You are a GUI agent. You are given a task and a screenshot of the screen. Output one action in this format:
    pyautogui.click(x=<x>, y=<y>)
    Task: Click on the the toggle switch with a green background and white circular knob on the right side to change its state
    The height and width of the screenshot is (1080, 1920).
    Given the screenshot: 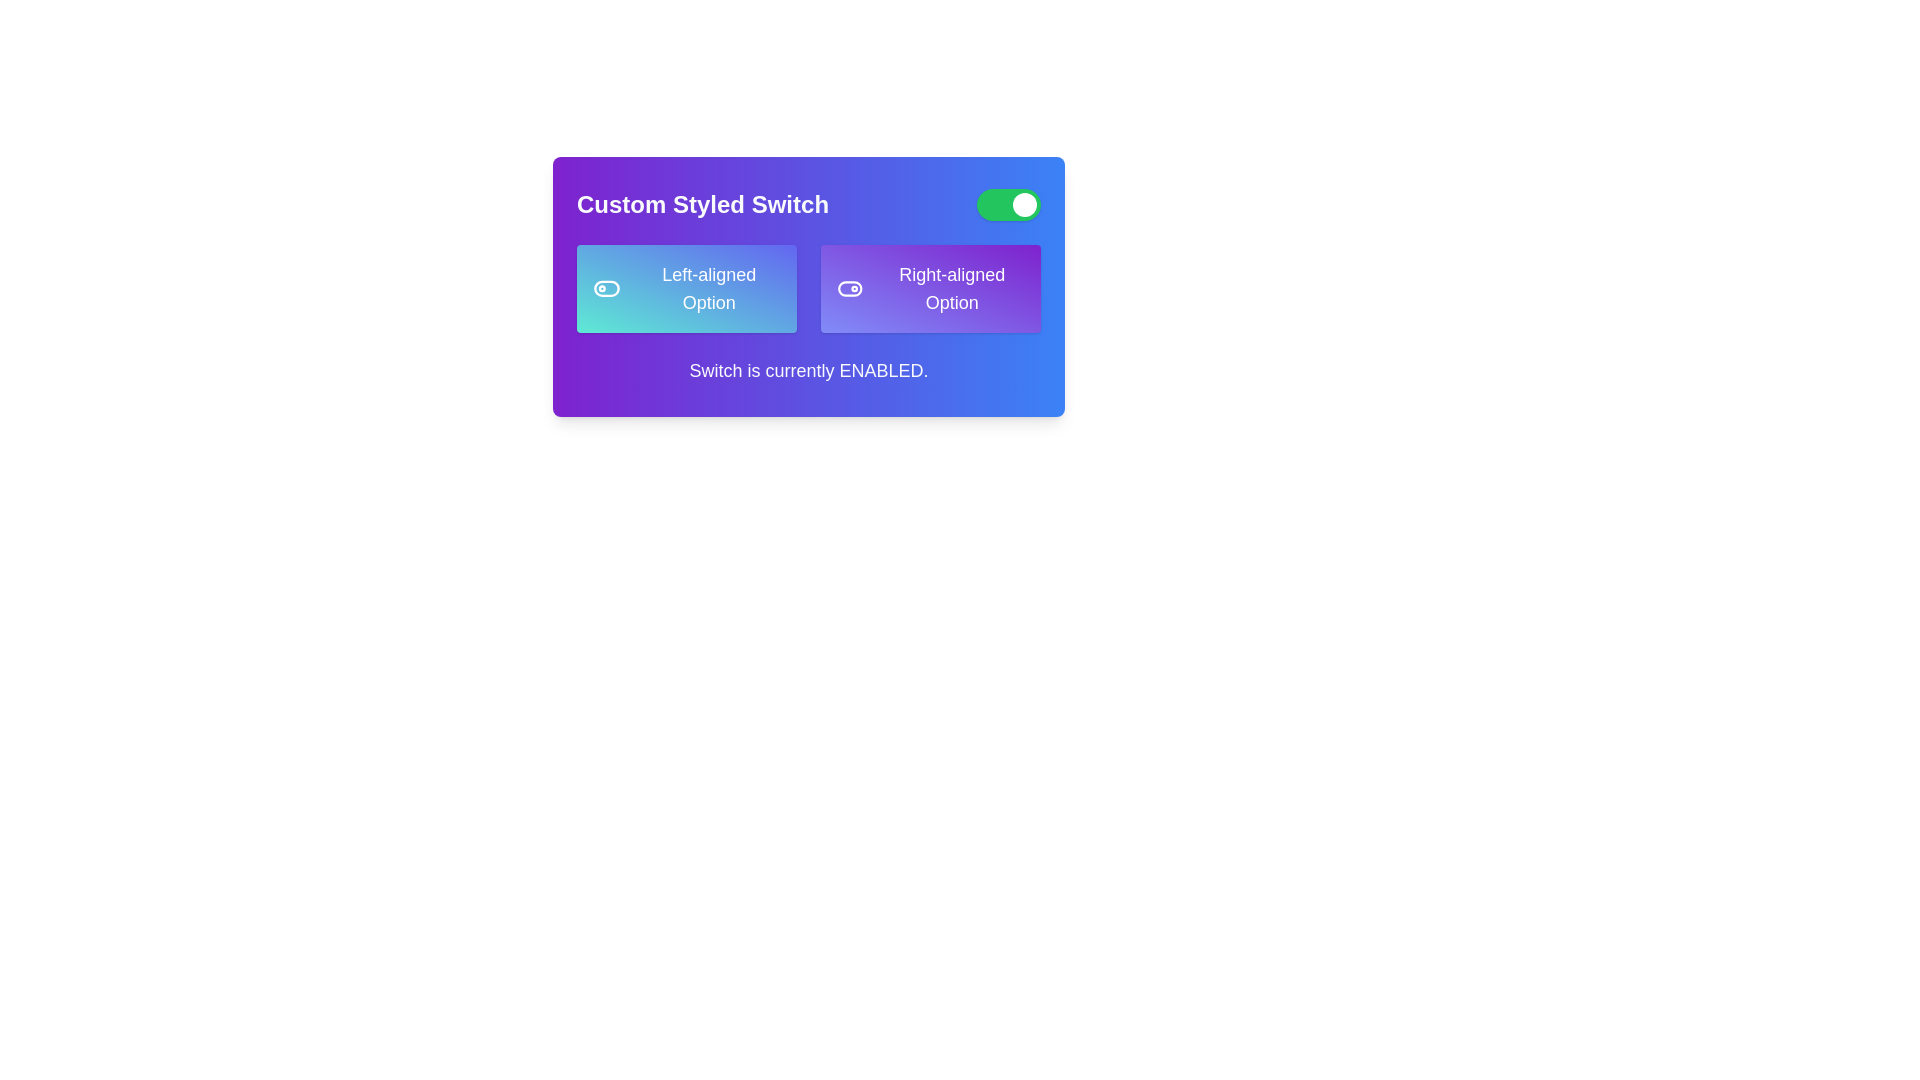 What is the action you would take?
    pyautogui.click(x=1008, y=204)
    